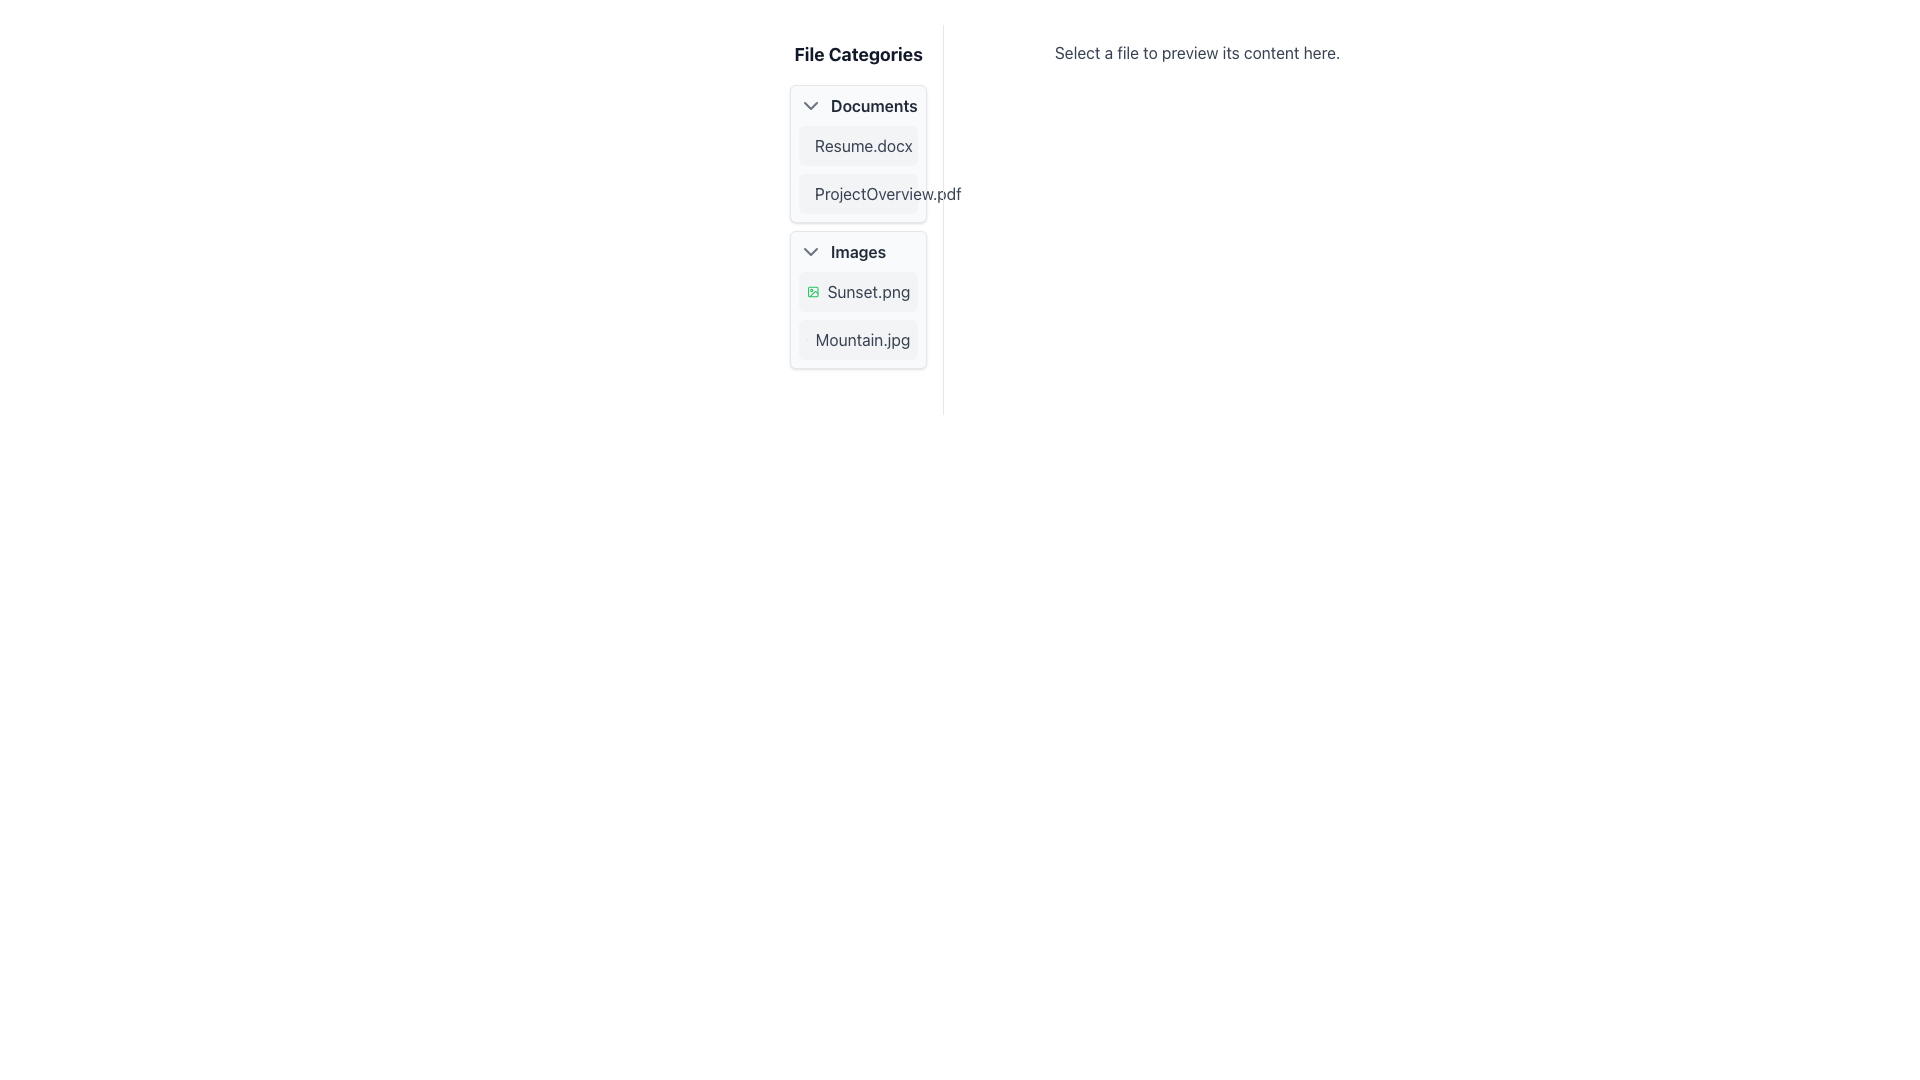 Image resolution: width=1920 pixels, height=1080 pixels. I want to click on the 'Documents' text label, which is styled with a bold font and dark gray color, so click(873, 105).